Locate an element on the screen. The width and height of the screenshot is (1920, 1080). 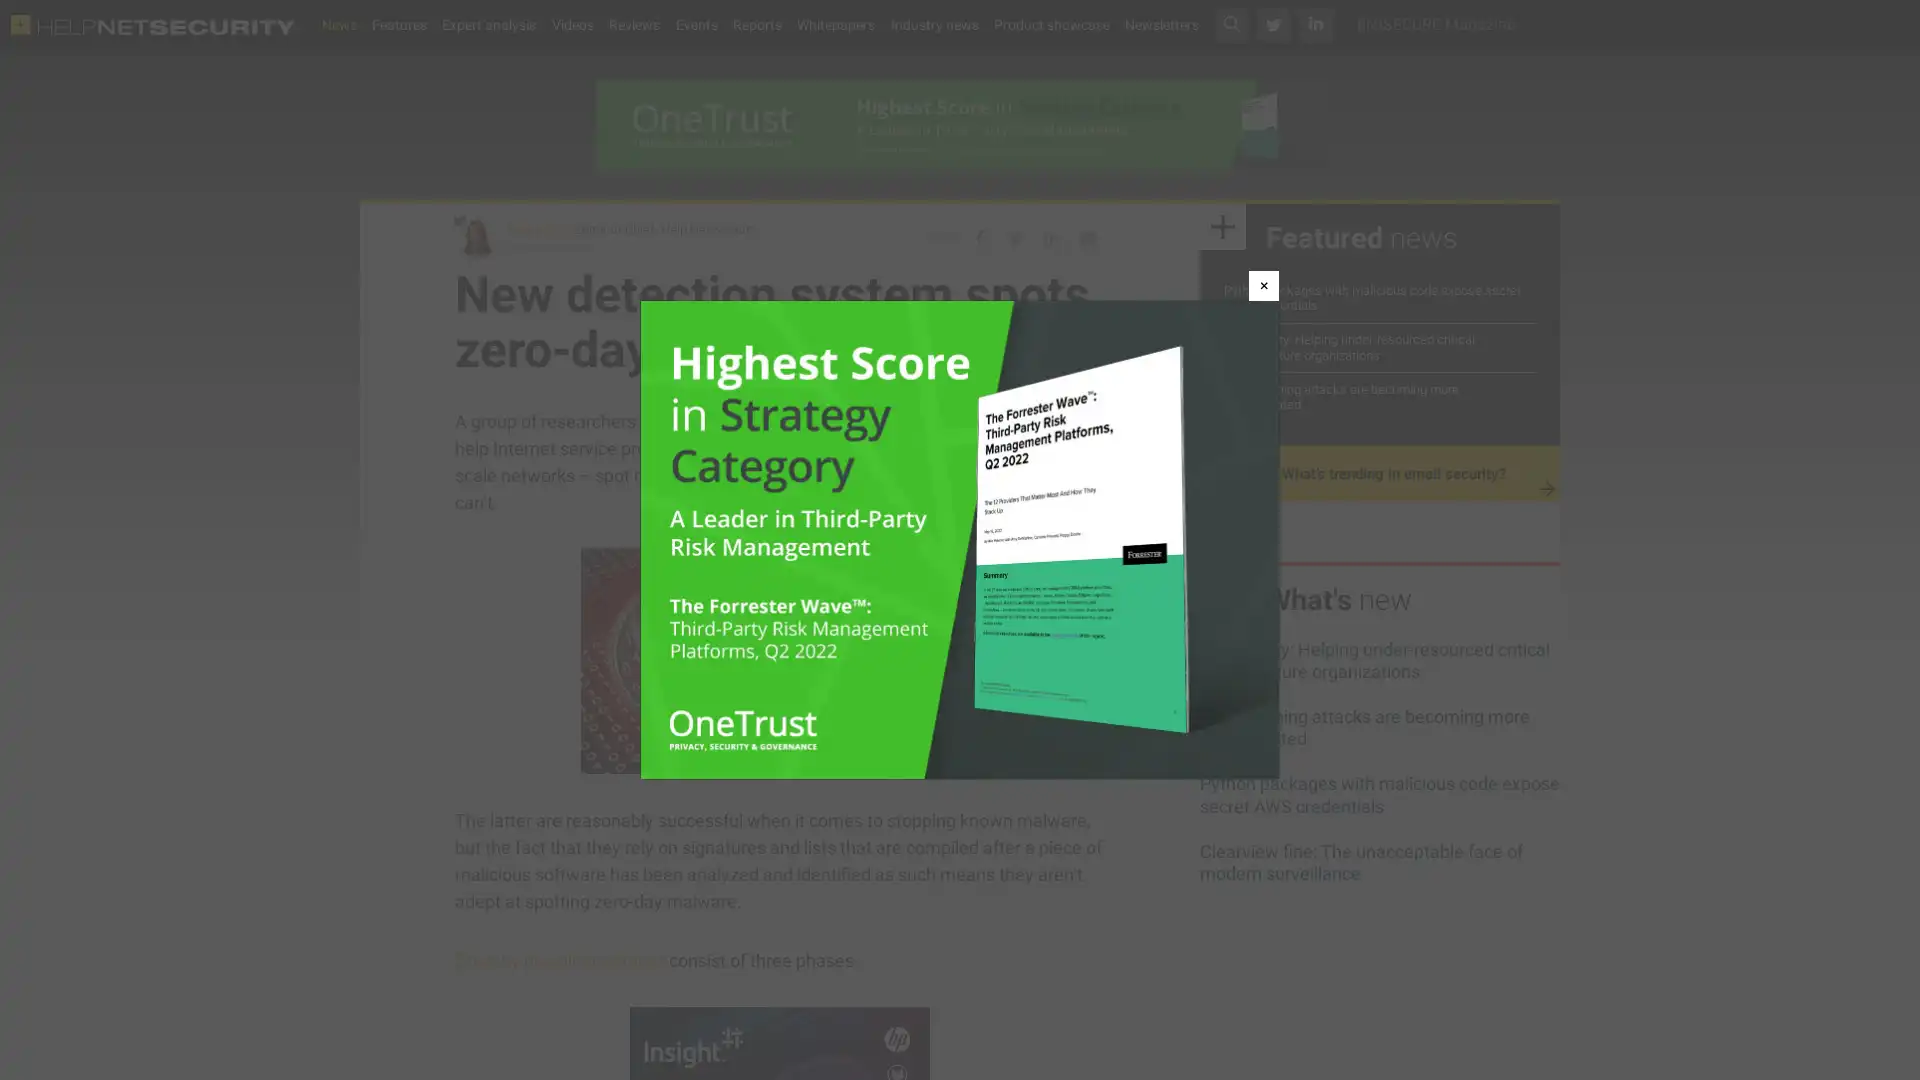
Toggle search is located at coordinates (1231, 24).